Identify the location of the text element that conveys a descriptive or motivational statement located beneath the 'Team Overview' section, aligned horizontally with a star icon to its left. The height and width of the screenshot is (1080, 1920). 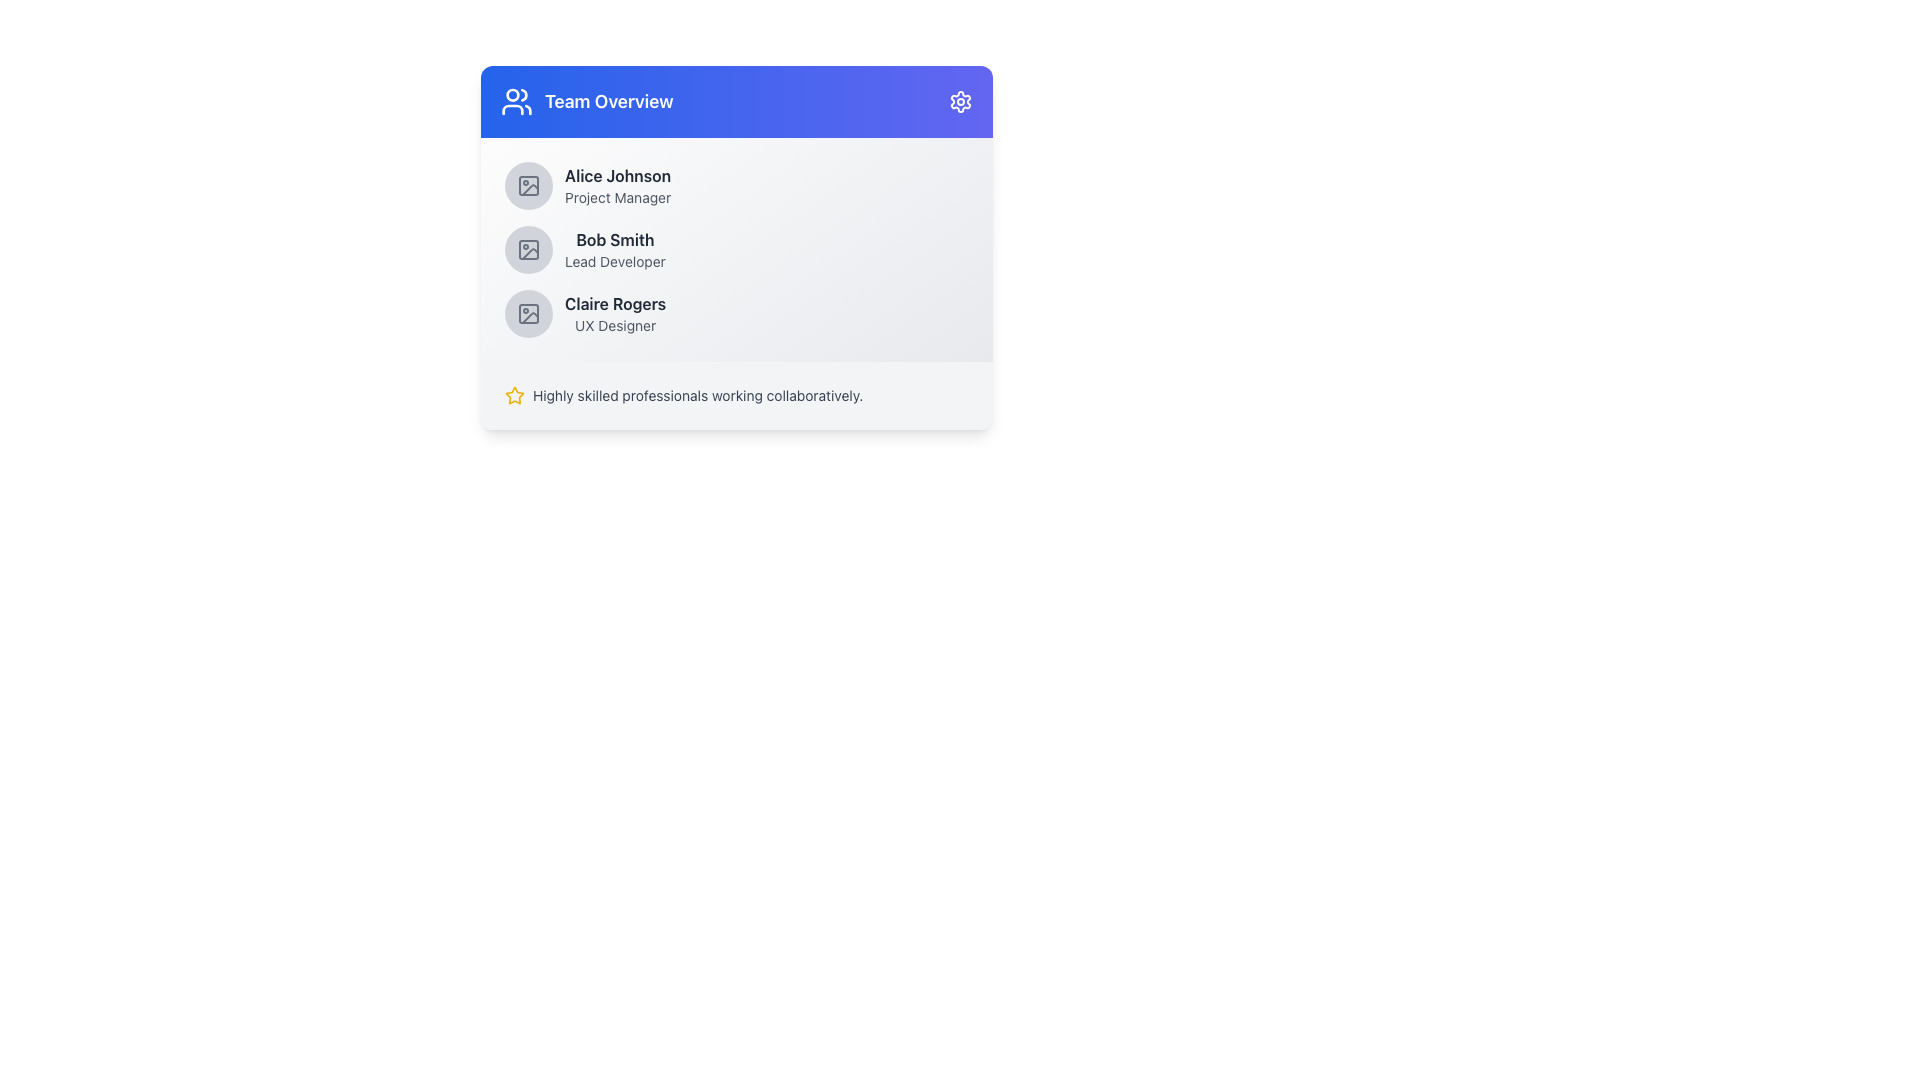
(698, 396).